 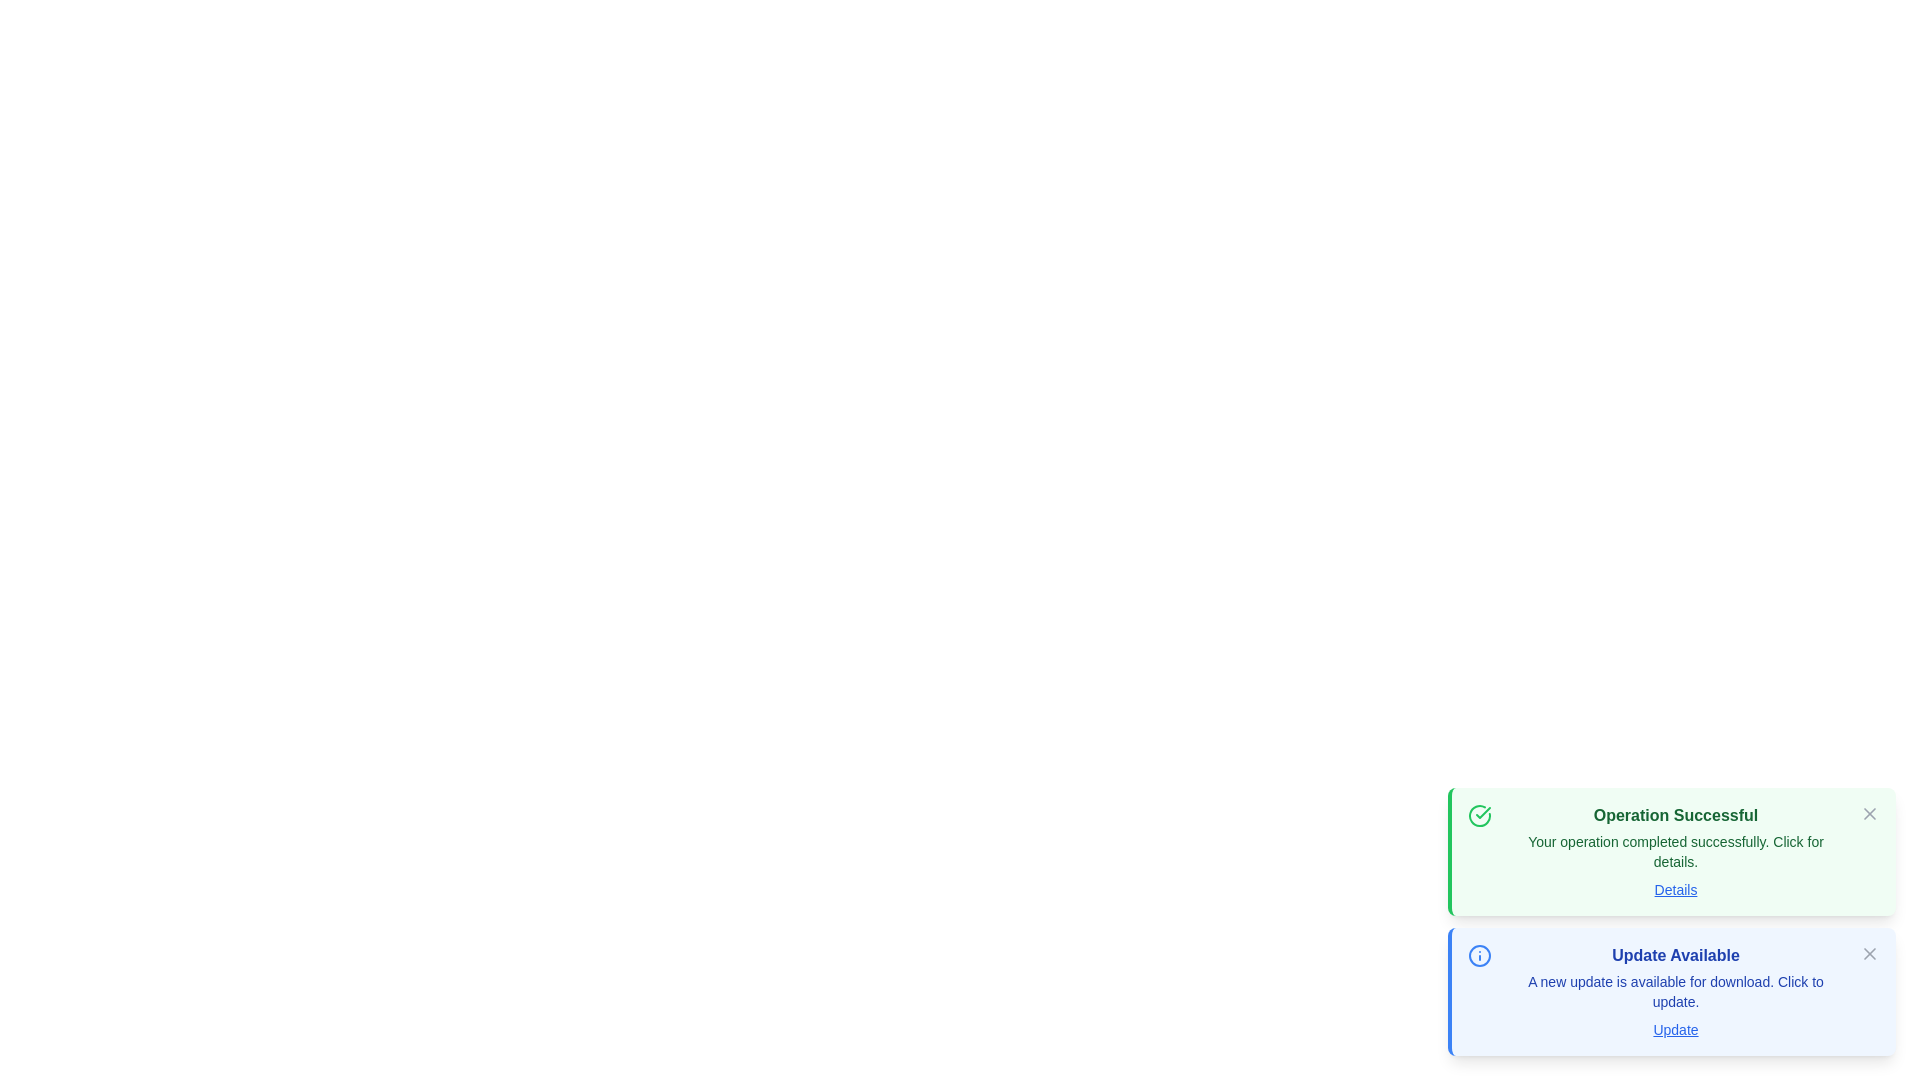 I want to click on the hyperlink located at the bottom of the green notification box, just below the text 'Your operation completed successfully. Click for details.', so click(x=1675, y=889).